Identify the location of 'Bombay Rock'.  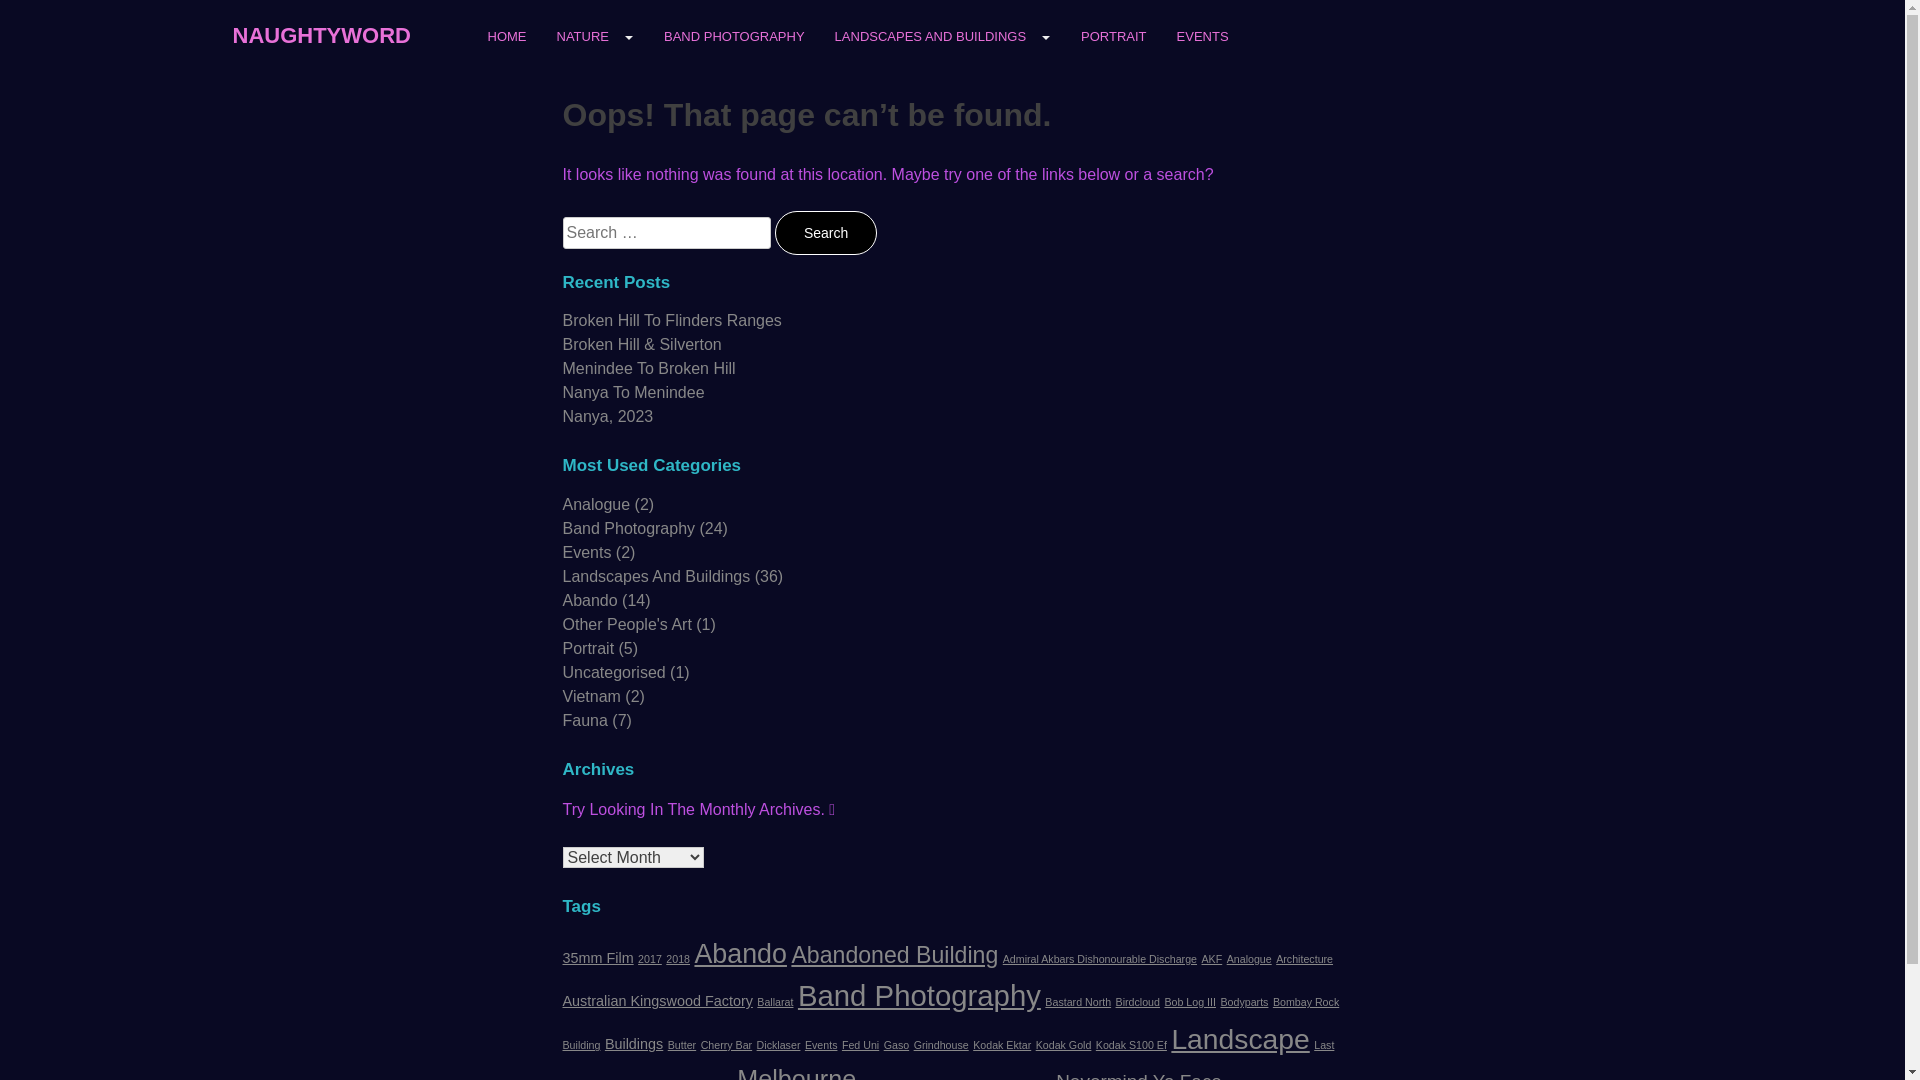
(1305, 1002).